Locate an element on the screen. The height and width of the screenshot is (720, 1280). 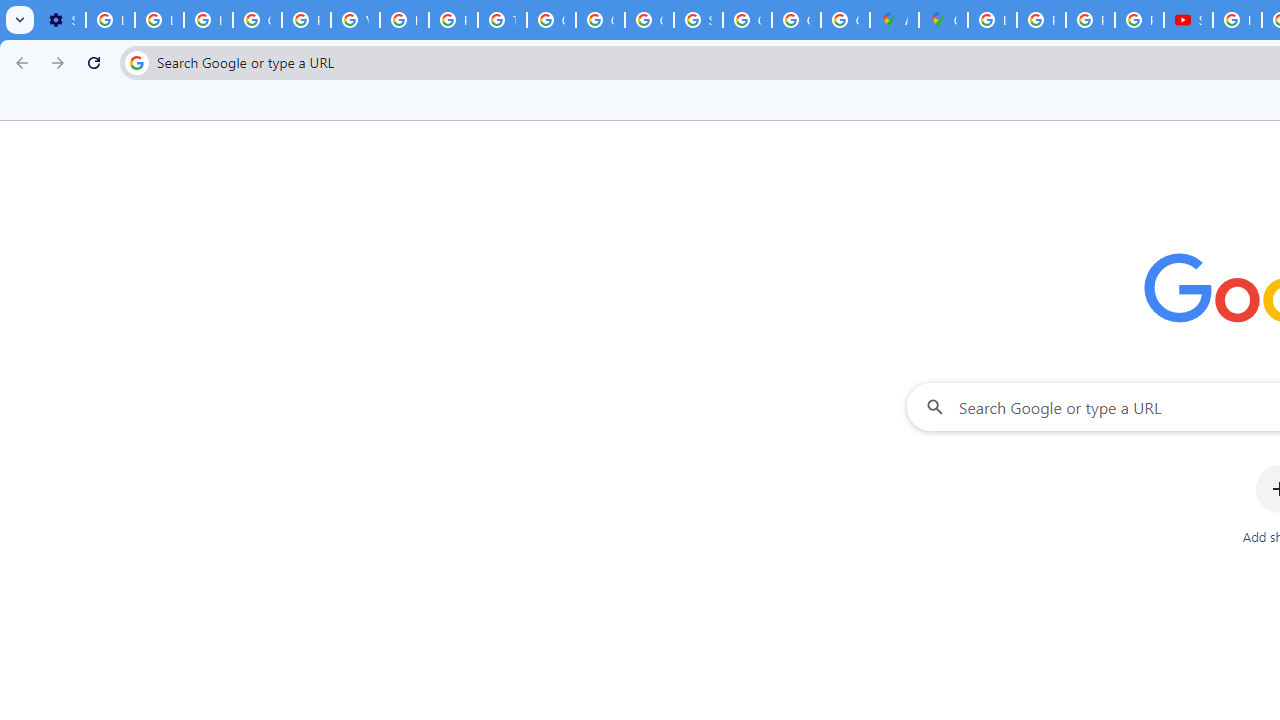
'Settings - Customize profile' is located at coordinates (61, 20).